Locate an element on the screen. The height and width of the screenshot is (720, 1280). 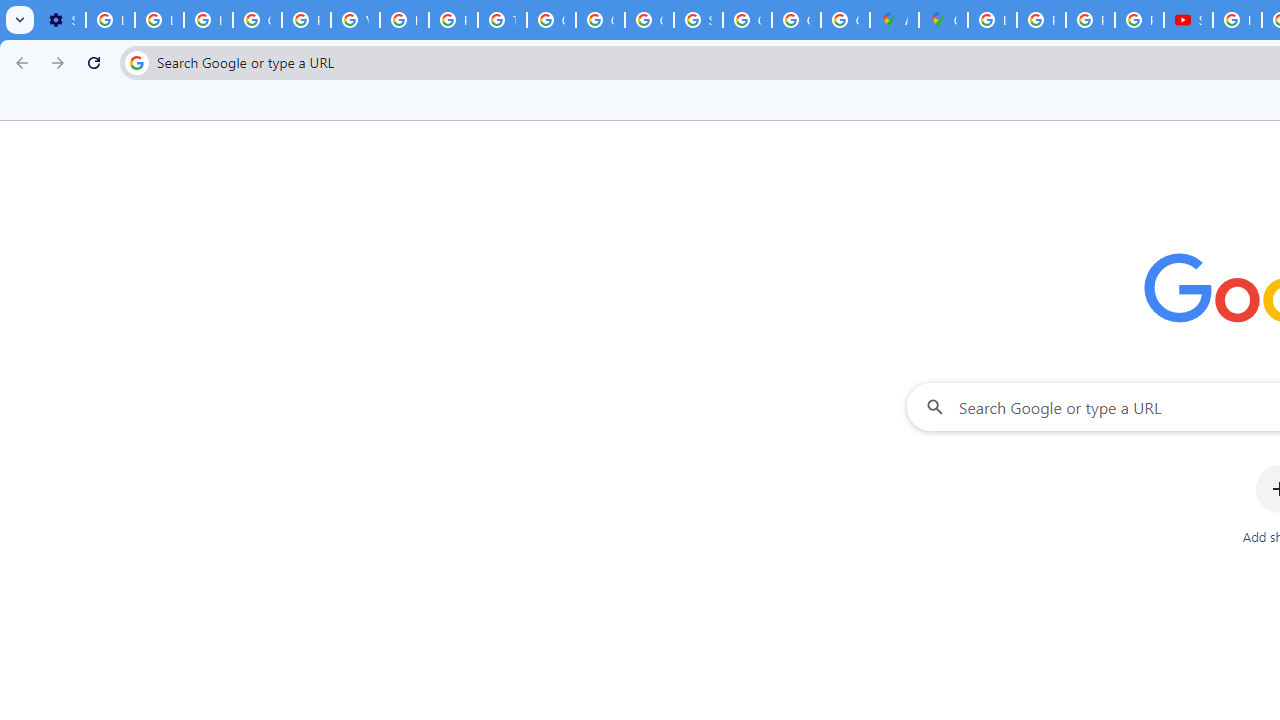
'Settings - Customize profile' is located at coordinates (61, 20).